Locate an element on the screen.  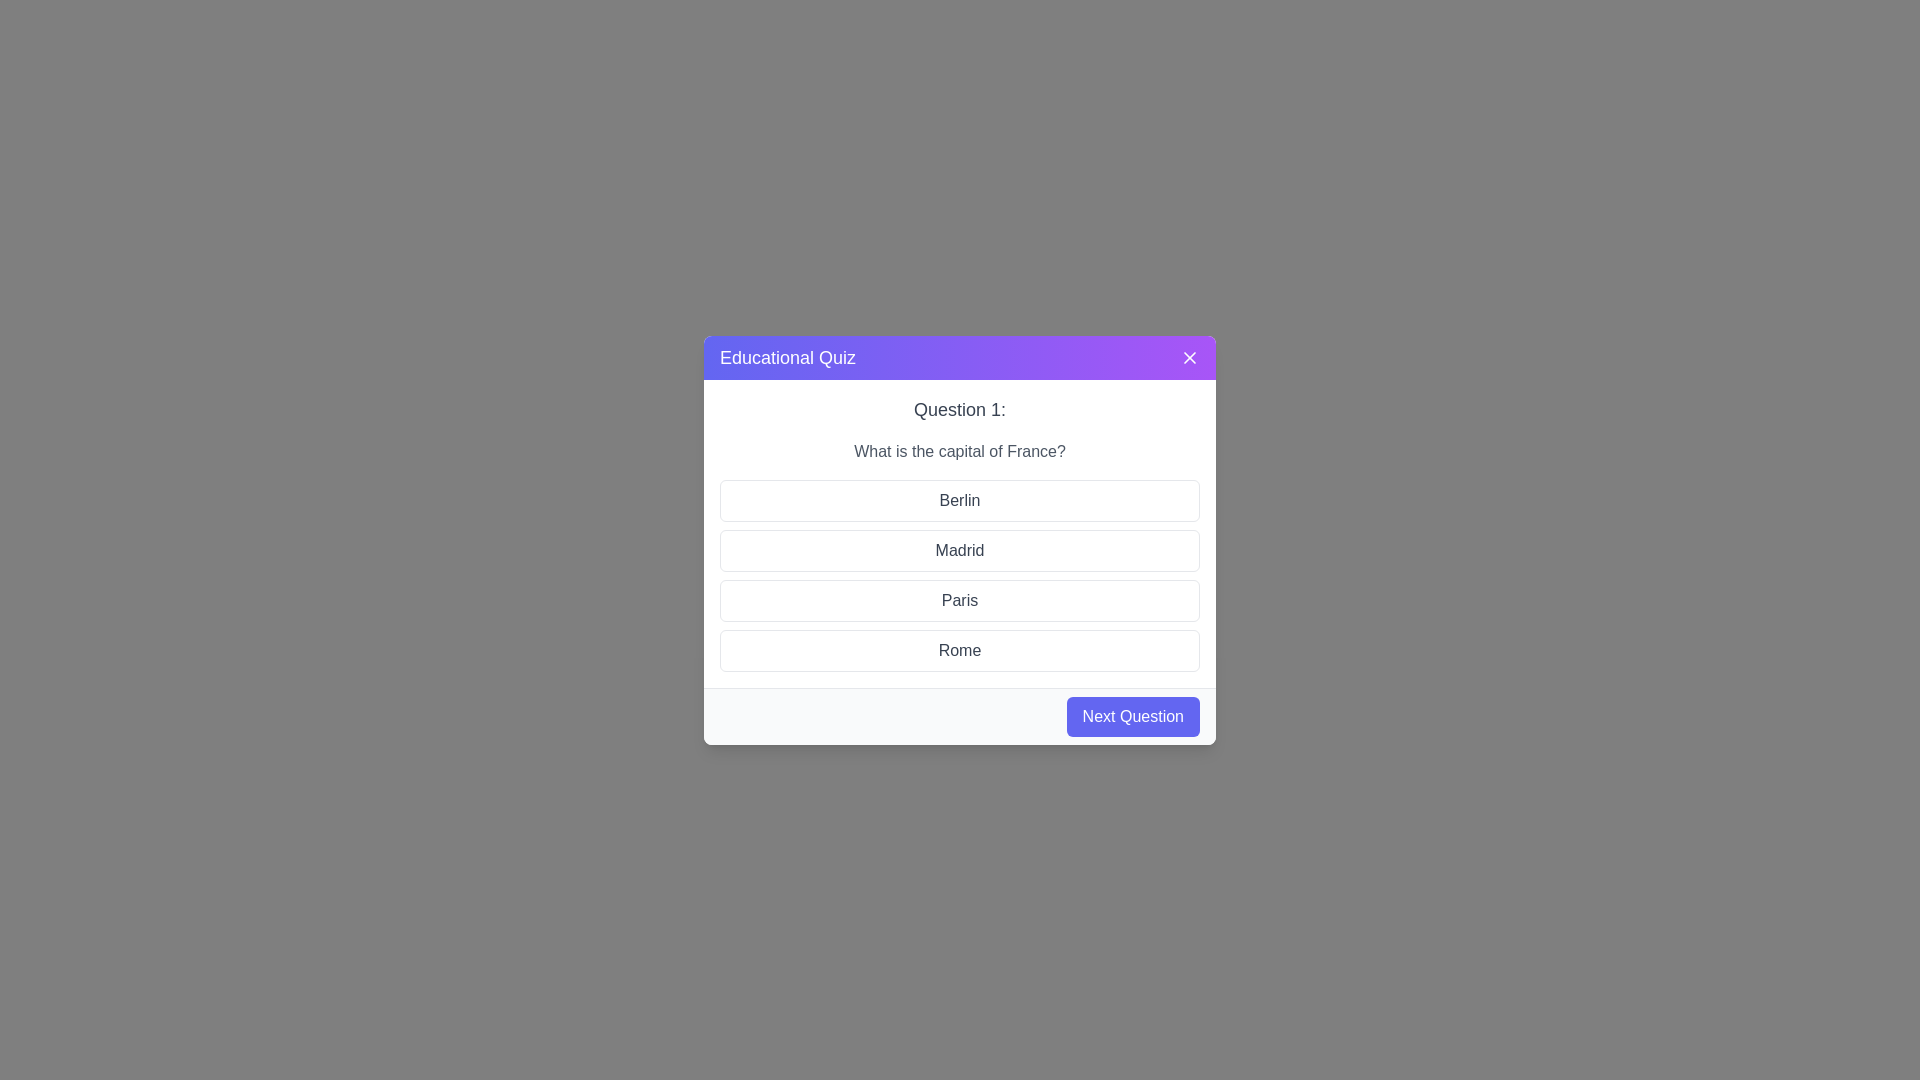
the second button labeled 'Madrid' from the vertically stacked buttons that include 'Berlin', 'Paris', and 'Rome' to make a selection is located at coordinates (960, 550).